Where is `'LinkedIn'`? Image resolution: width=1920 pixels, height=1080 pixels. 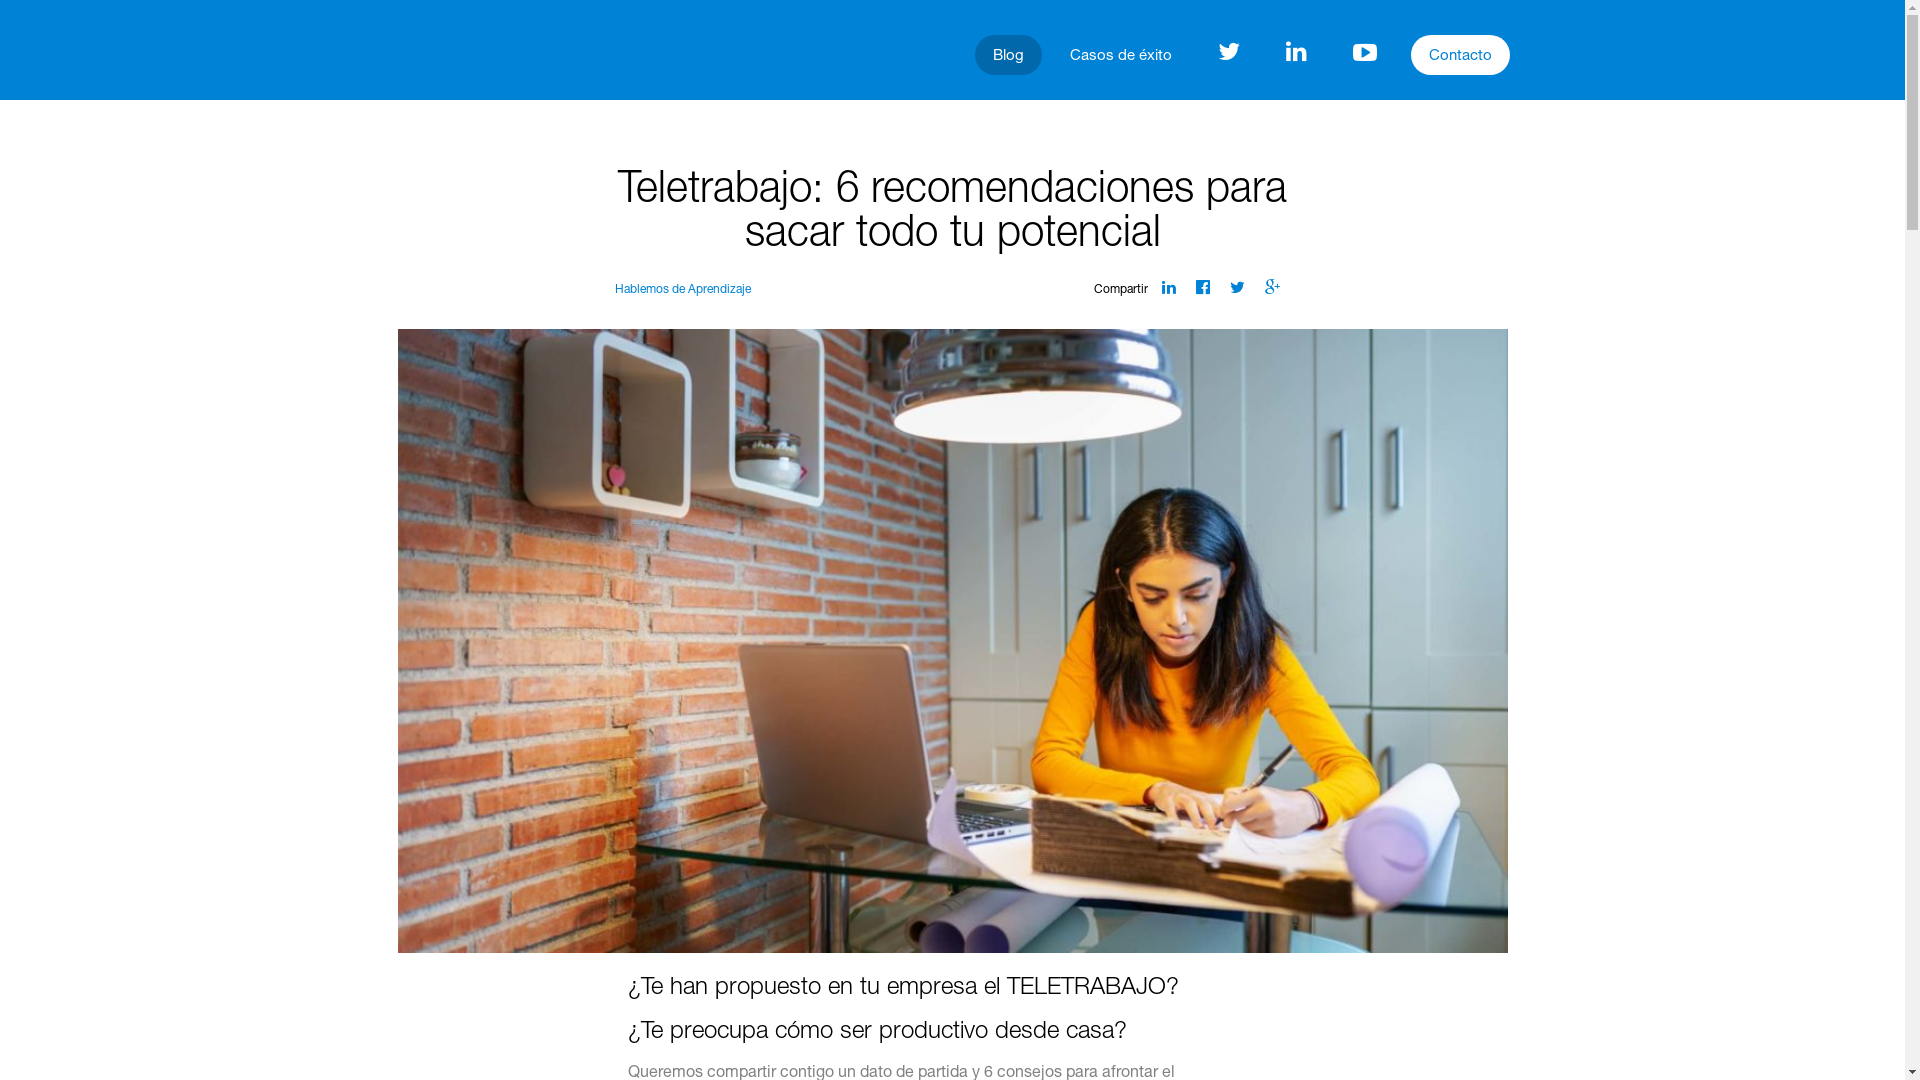
'LinkedIn' is located at coordinates (1161, 288).